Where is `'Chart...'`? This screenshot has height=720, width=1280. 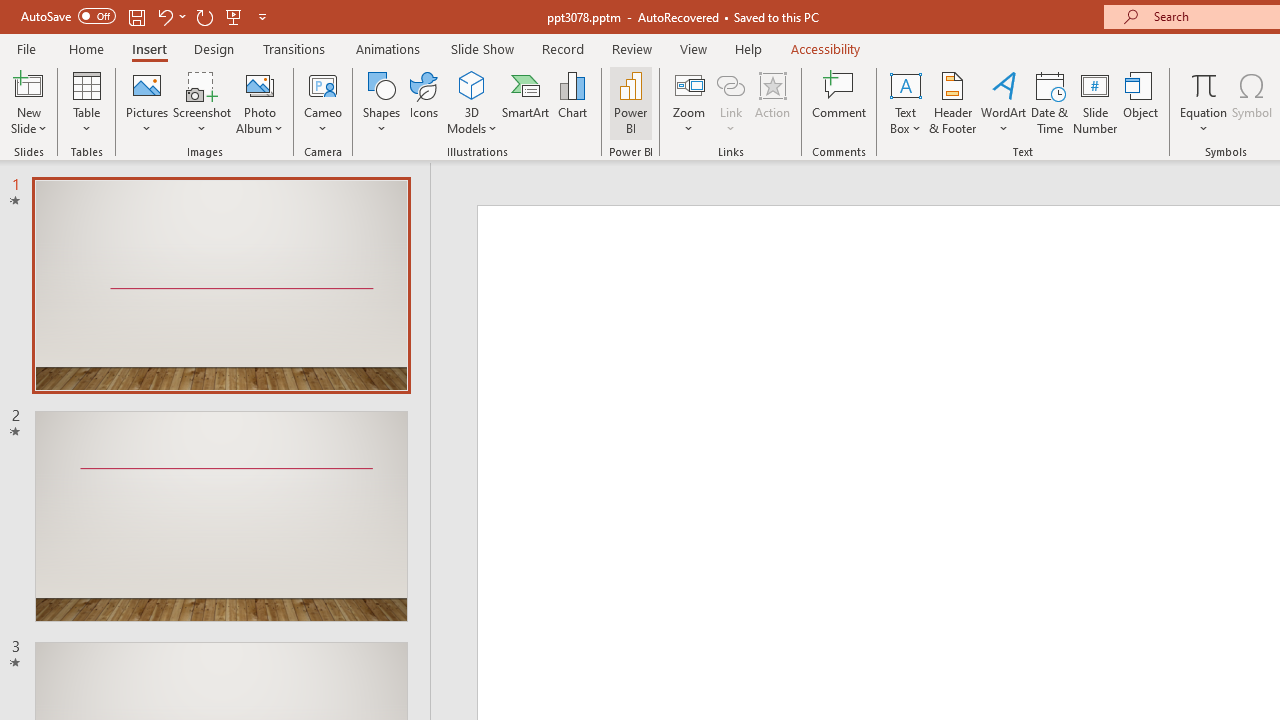 'Chart...' is located at coordinates (571, 103).